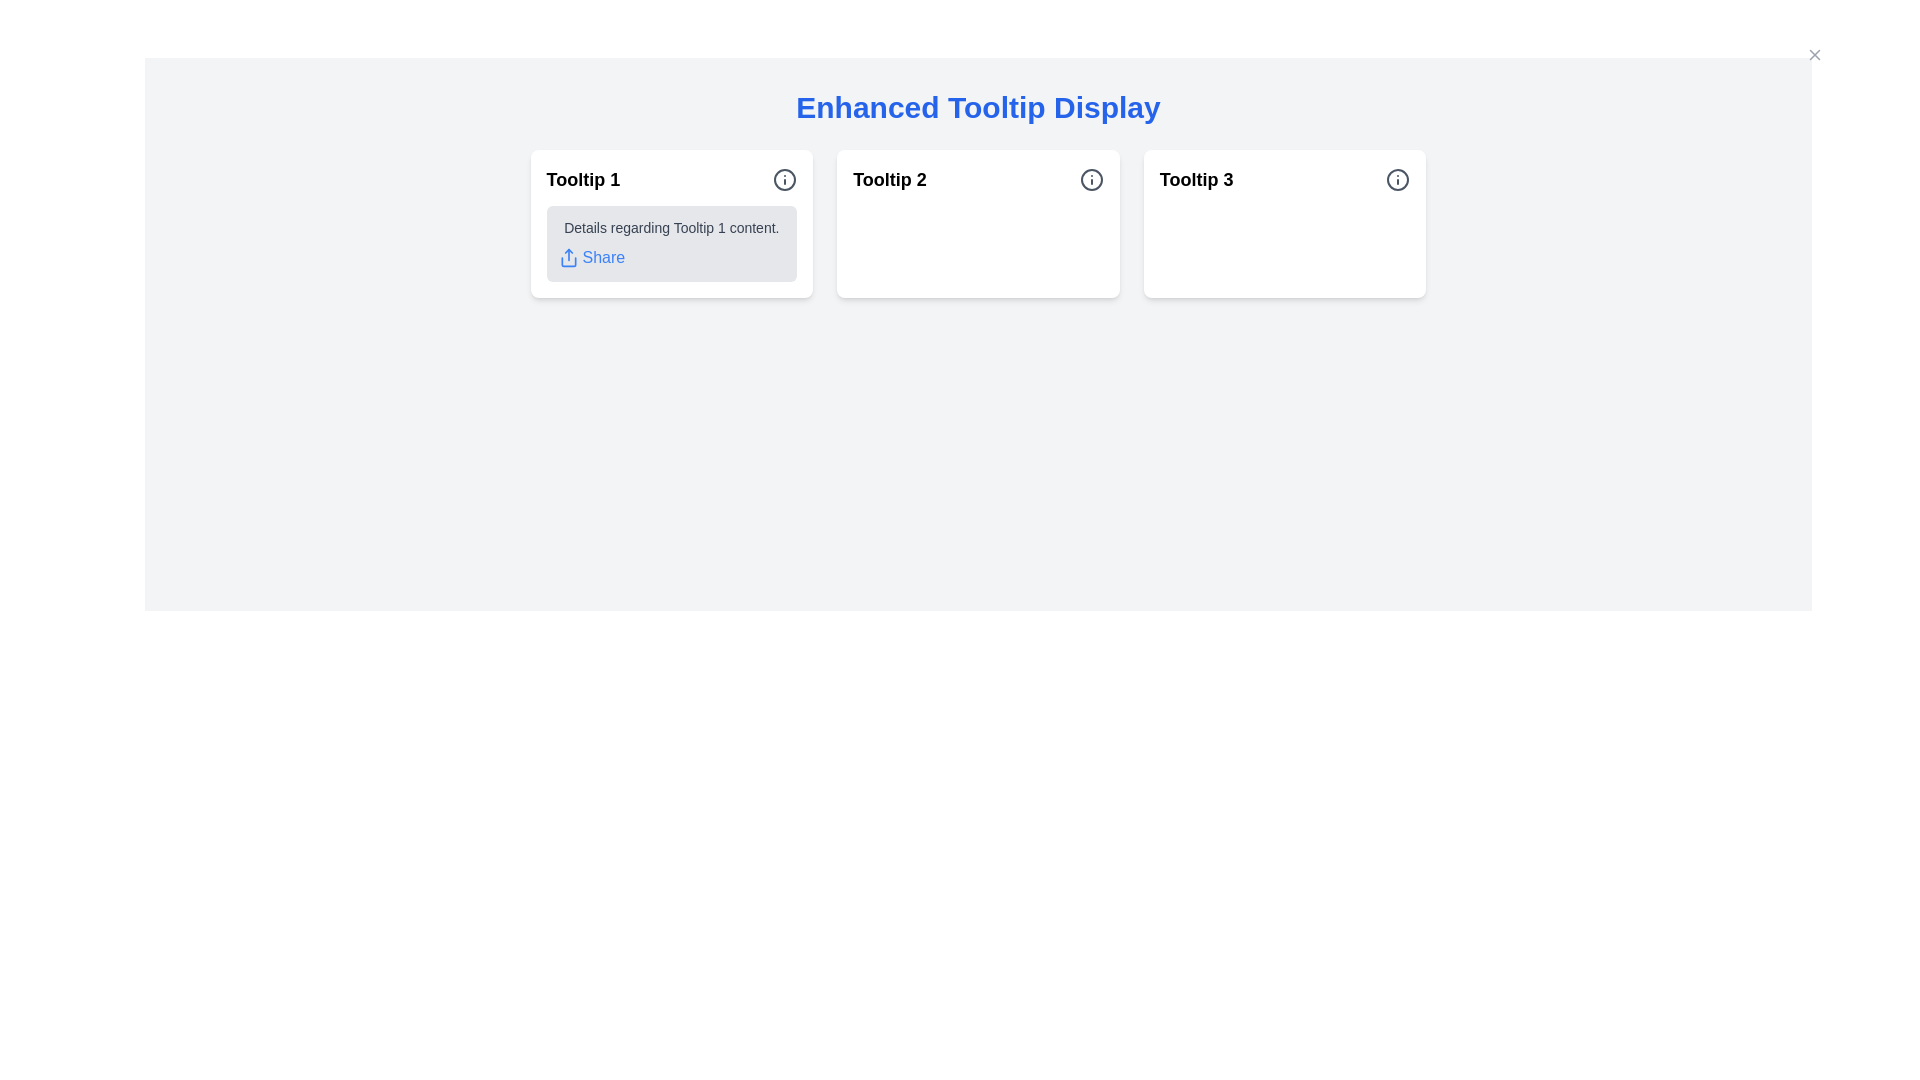 The height and width of the screenshot is (1080, 1920). What do you see at coordinates (567, 257) in the screenshot?
I see `the 'Share' icon located in the first tooltip box under 'Tooltip 1' to initiate sharing` at bounding box center [567, 257].